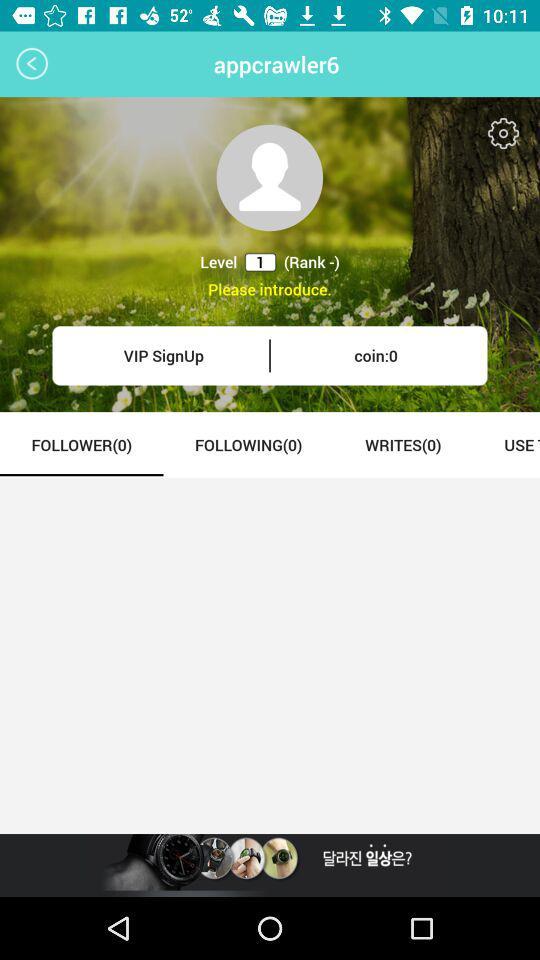 Image resolution: width=540 pixels, height=960 pixels. Describe the element at coordinates (502, 132) in the screenshot. I see `the icon at the top right corner` at that location.